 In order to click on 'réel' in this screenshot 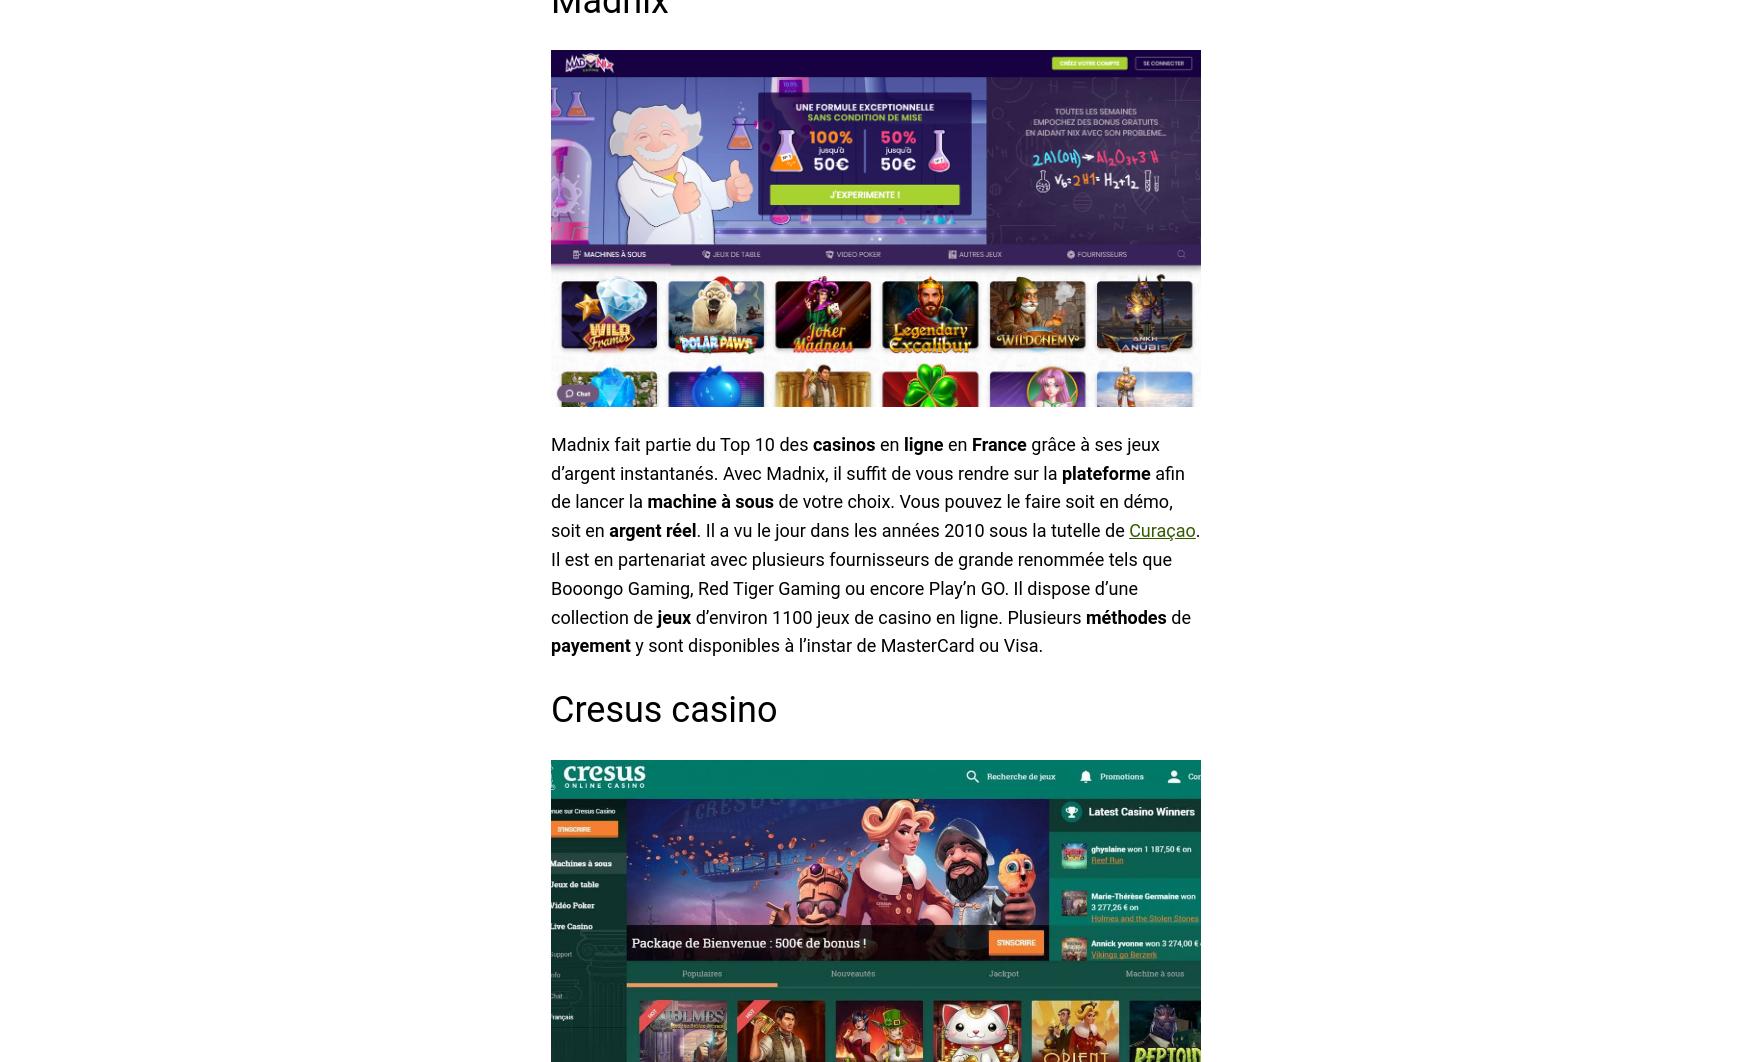, I will do `click(679, 529)`.